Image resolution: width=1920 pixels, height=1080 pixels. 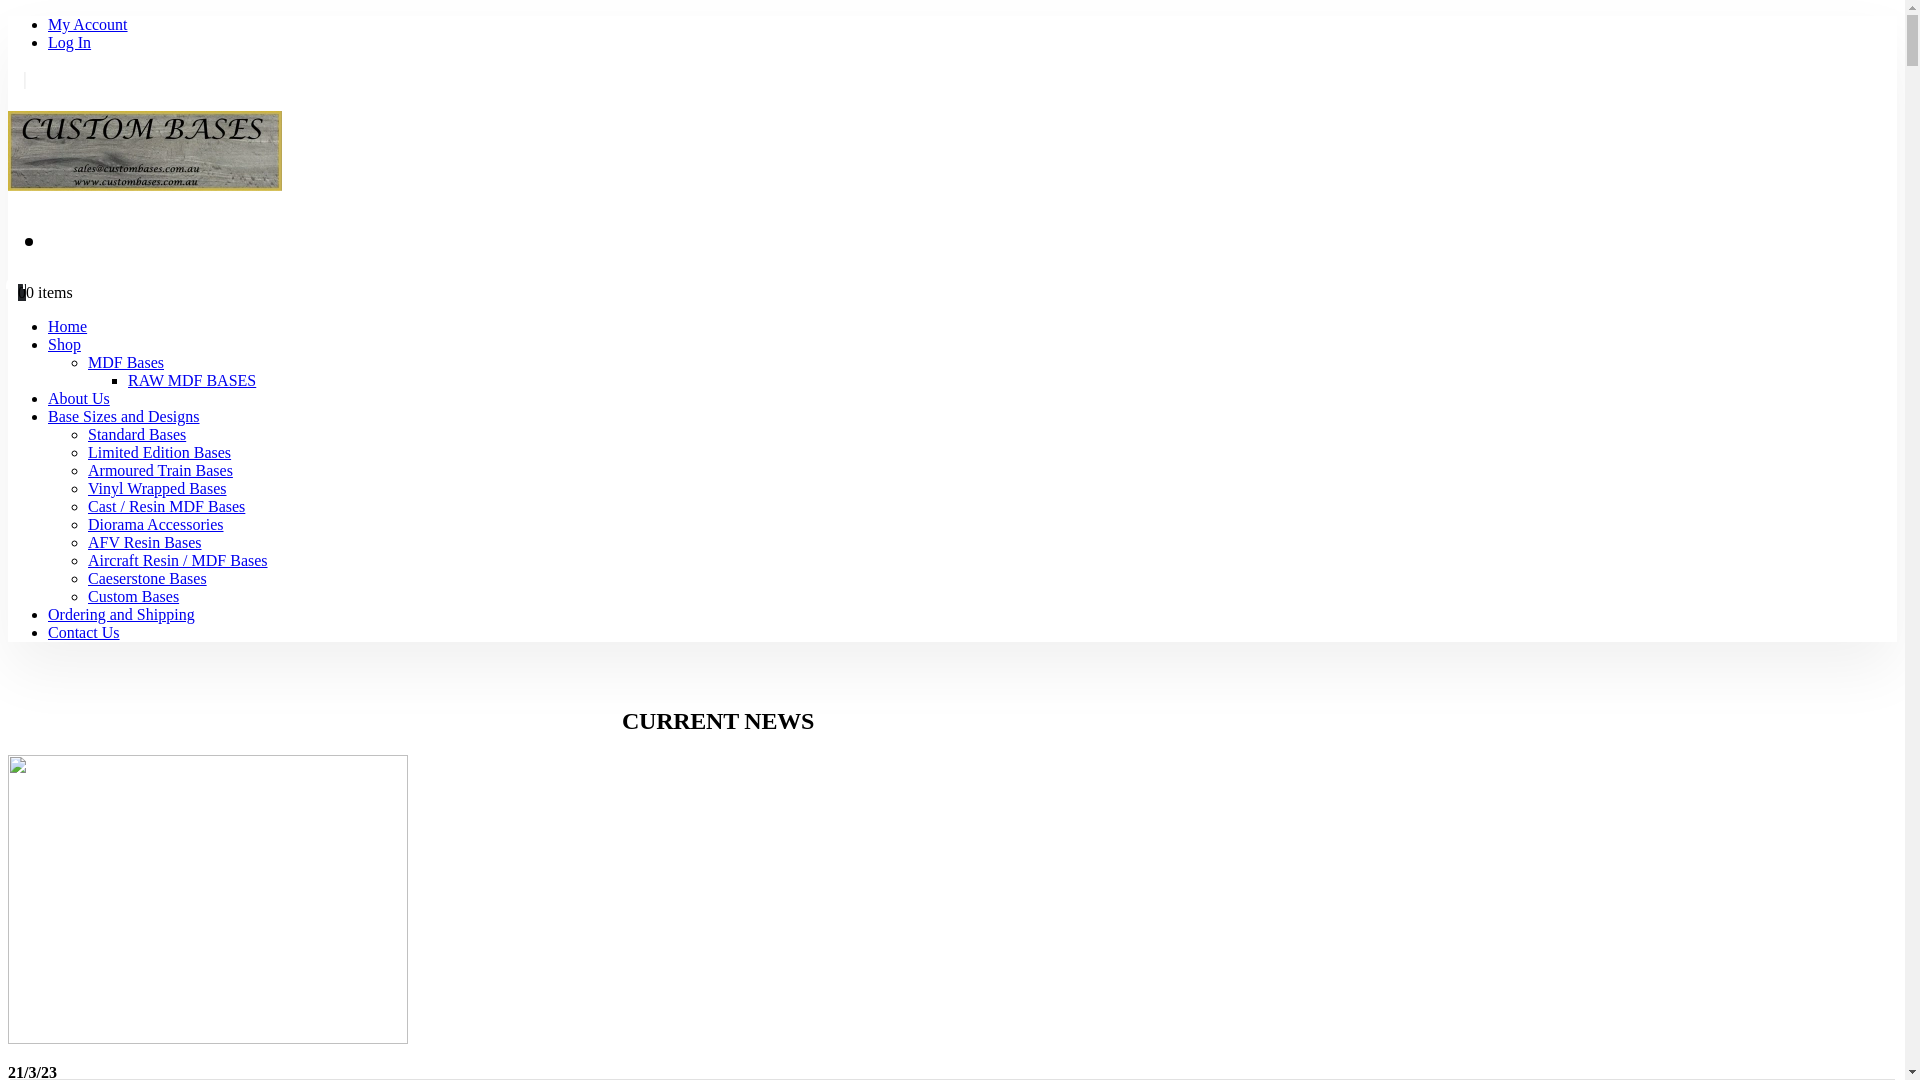 What do you see at coordinates (132, 595) in the screenshot?
I see `'Custom Bases'` at bounding box center [132, 595].